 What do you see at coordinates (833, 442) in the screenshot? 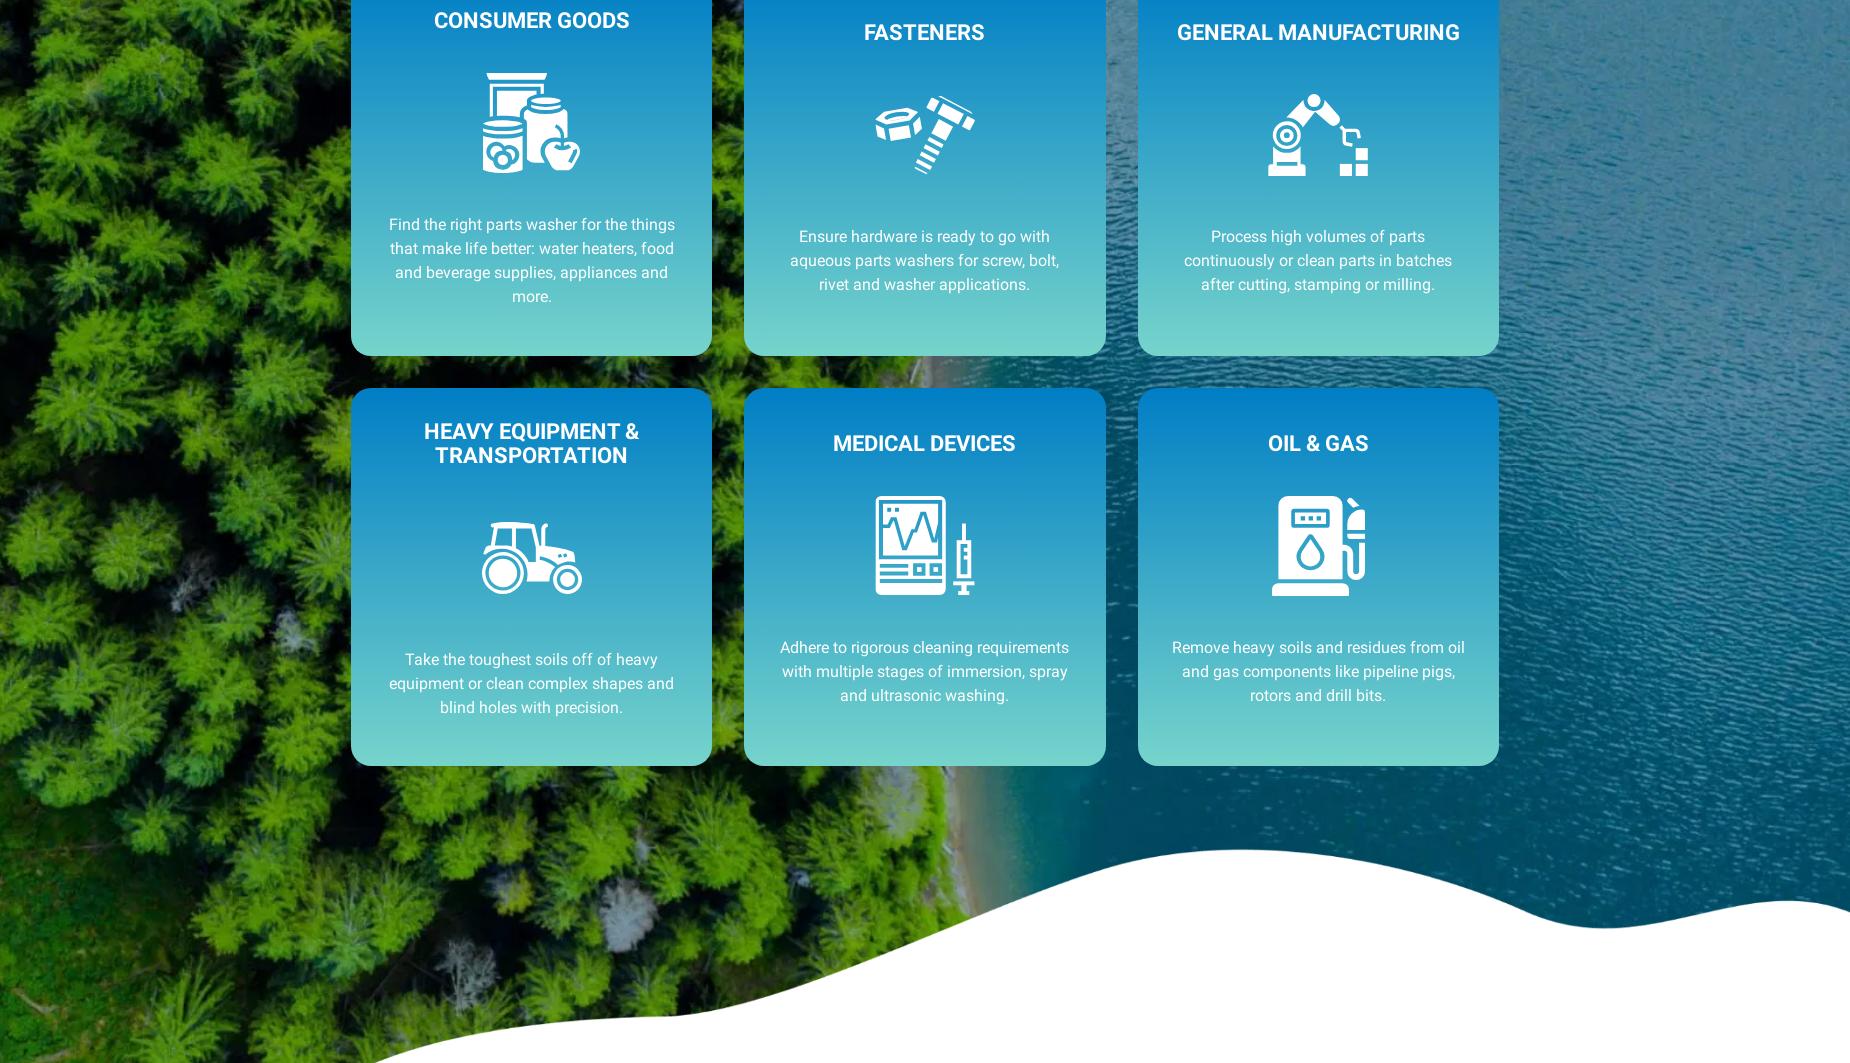
I see `'Medical Devices'` at bounding box center [833, 442].